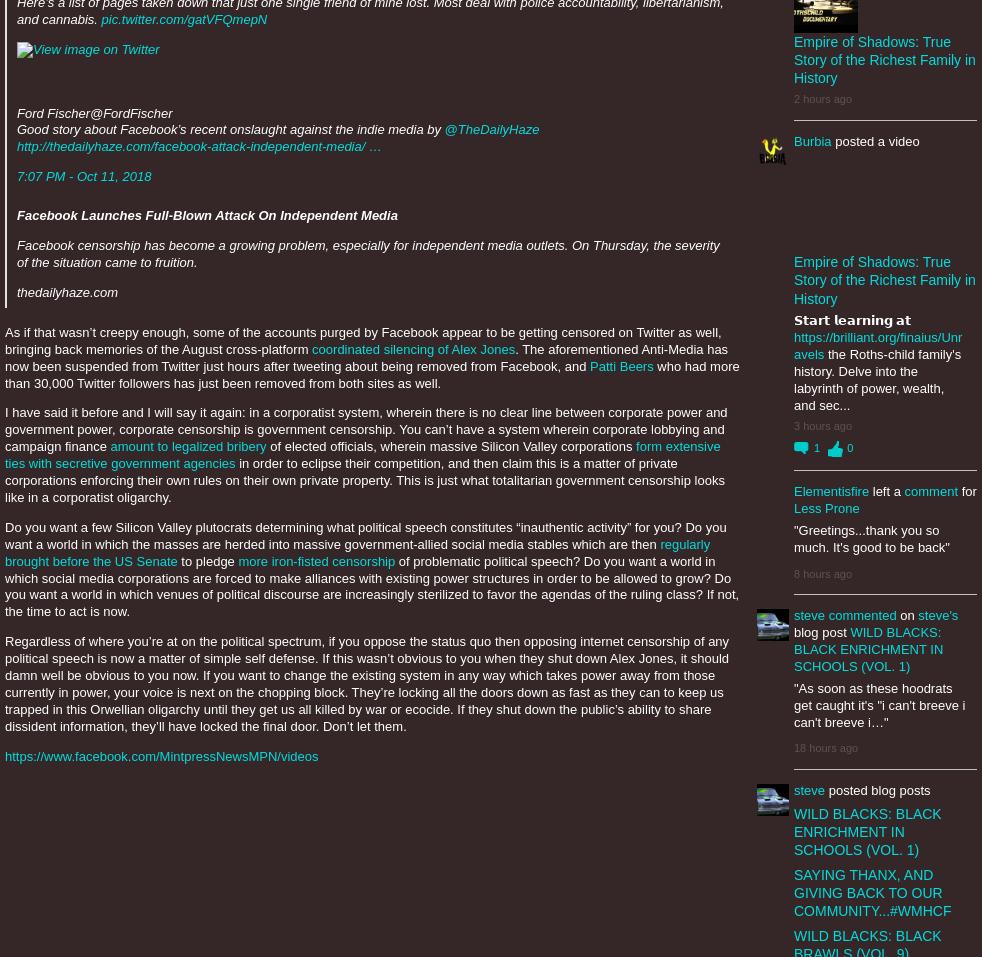  Describe the element at coordinates (108, 445) in the screenshot. I see `'amount to legalized bribery'` at that location.